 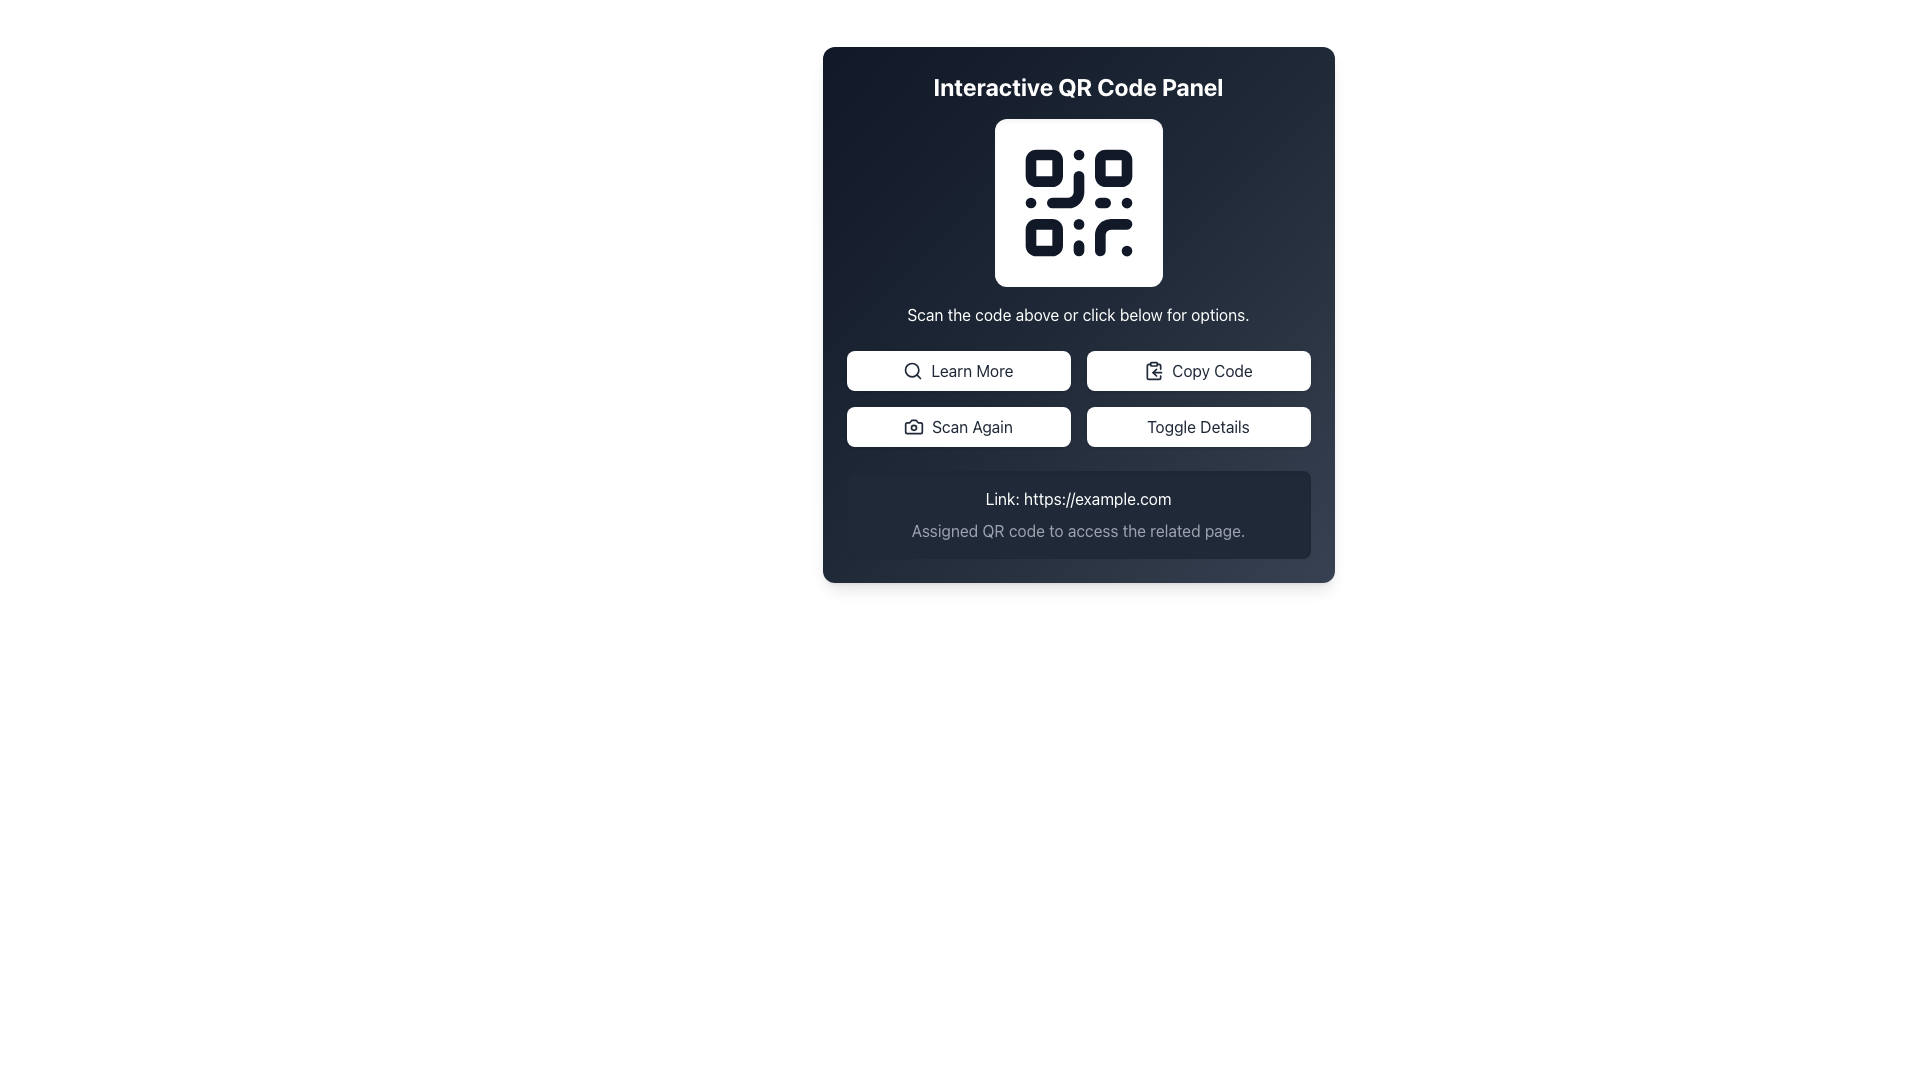 I want to click on small square decorative element with a white fill and black border located in the bottom-left corner of the QR code, so click(x=1042, y=236).